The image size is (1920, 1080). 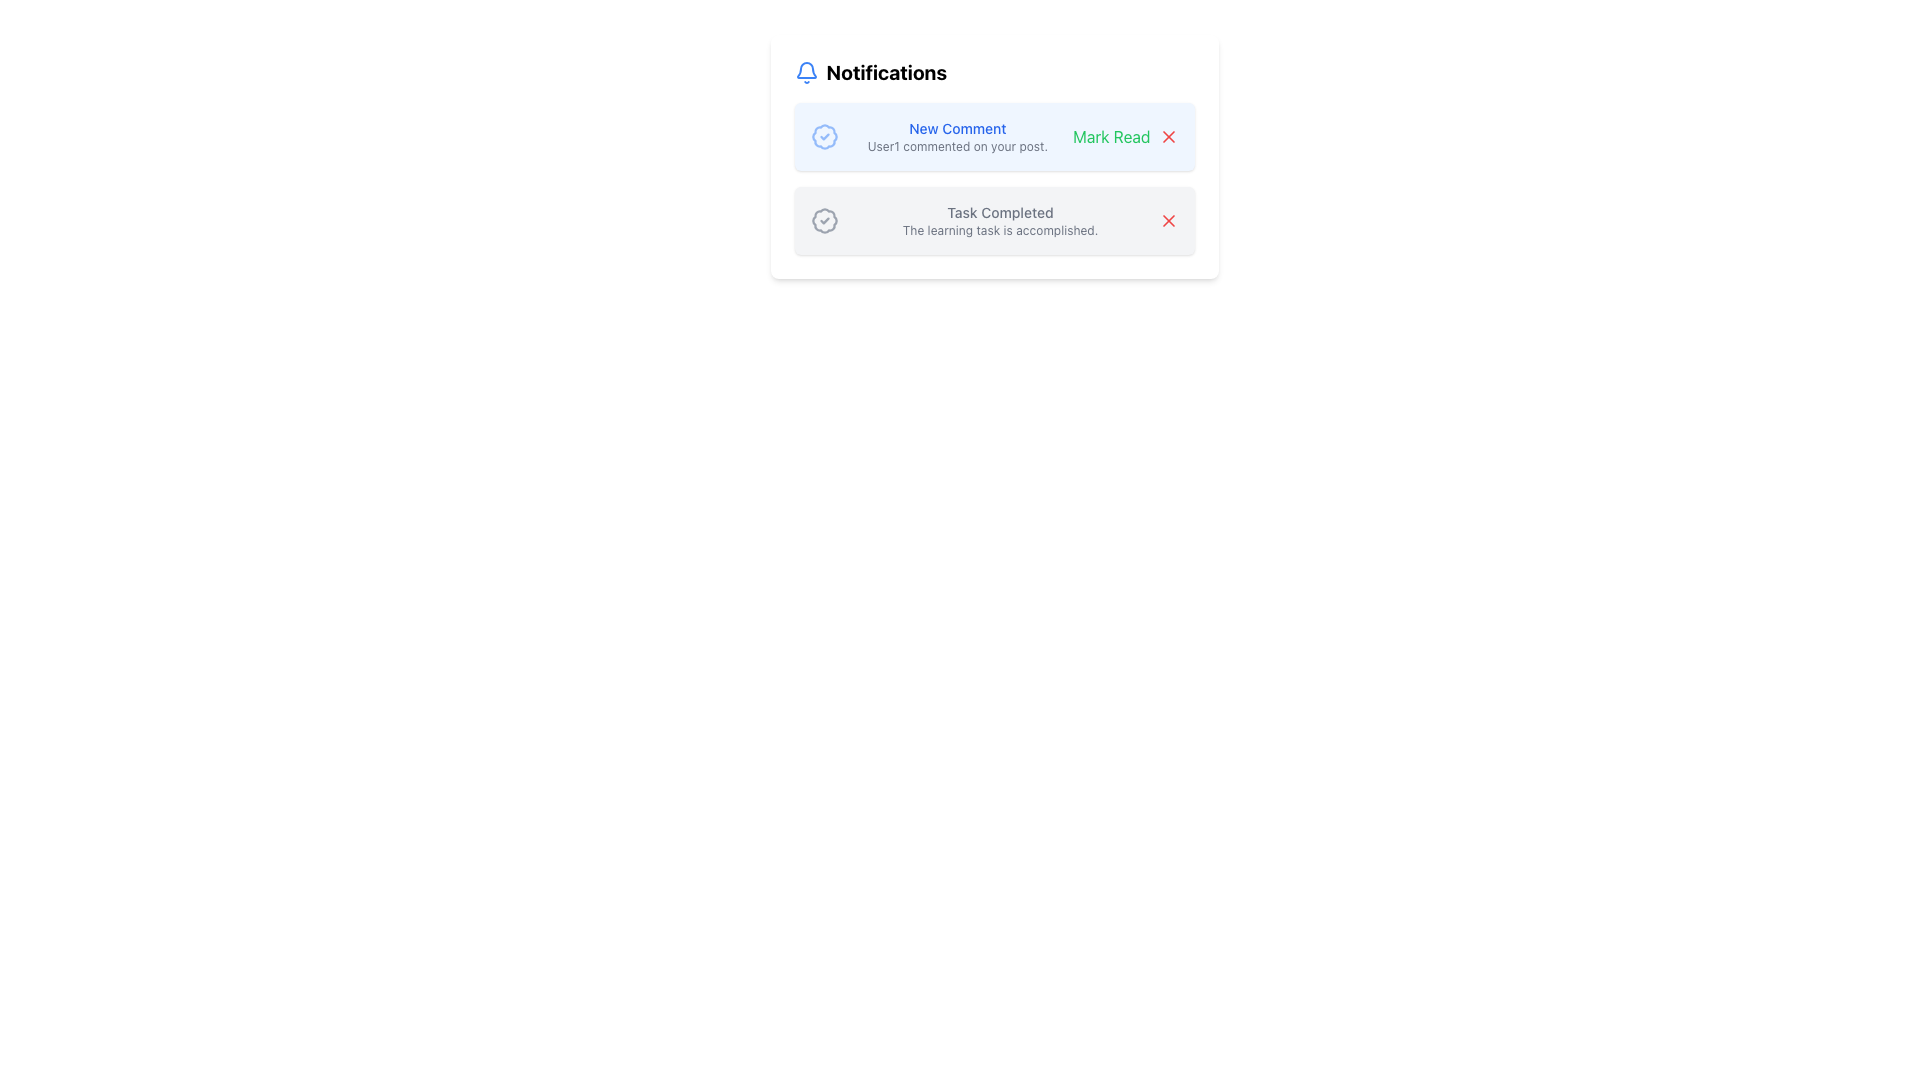 What do you see at coordinates (956, 128) in the screenshot?
I see `the text label indicating a new comment, which is the title of the notification positioned at the top of the notification list` at bounding box center [956, 128].